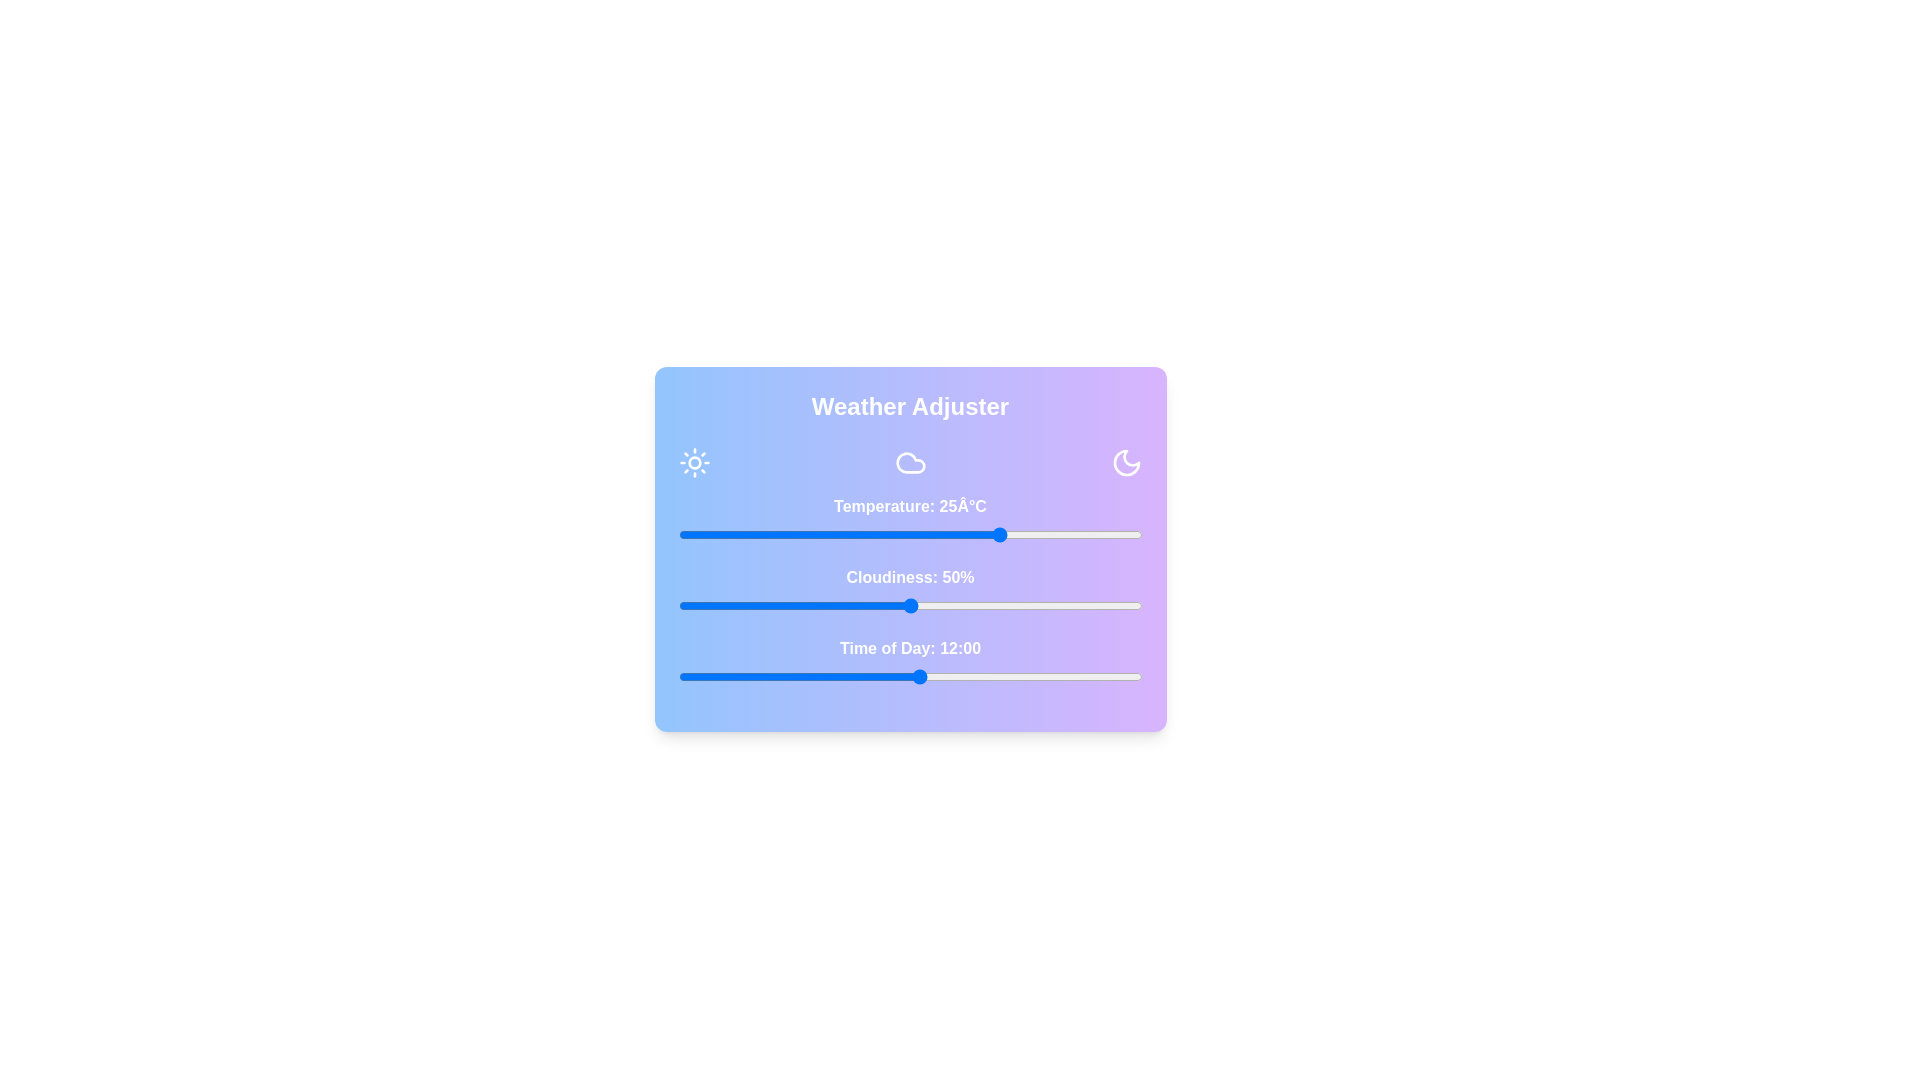 The height and width of the screenshot is (1080, 1920). Describe the element at coordinates (909, 578) in the screenshot. I see `assistive technology` at that location.